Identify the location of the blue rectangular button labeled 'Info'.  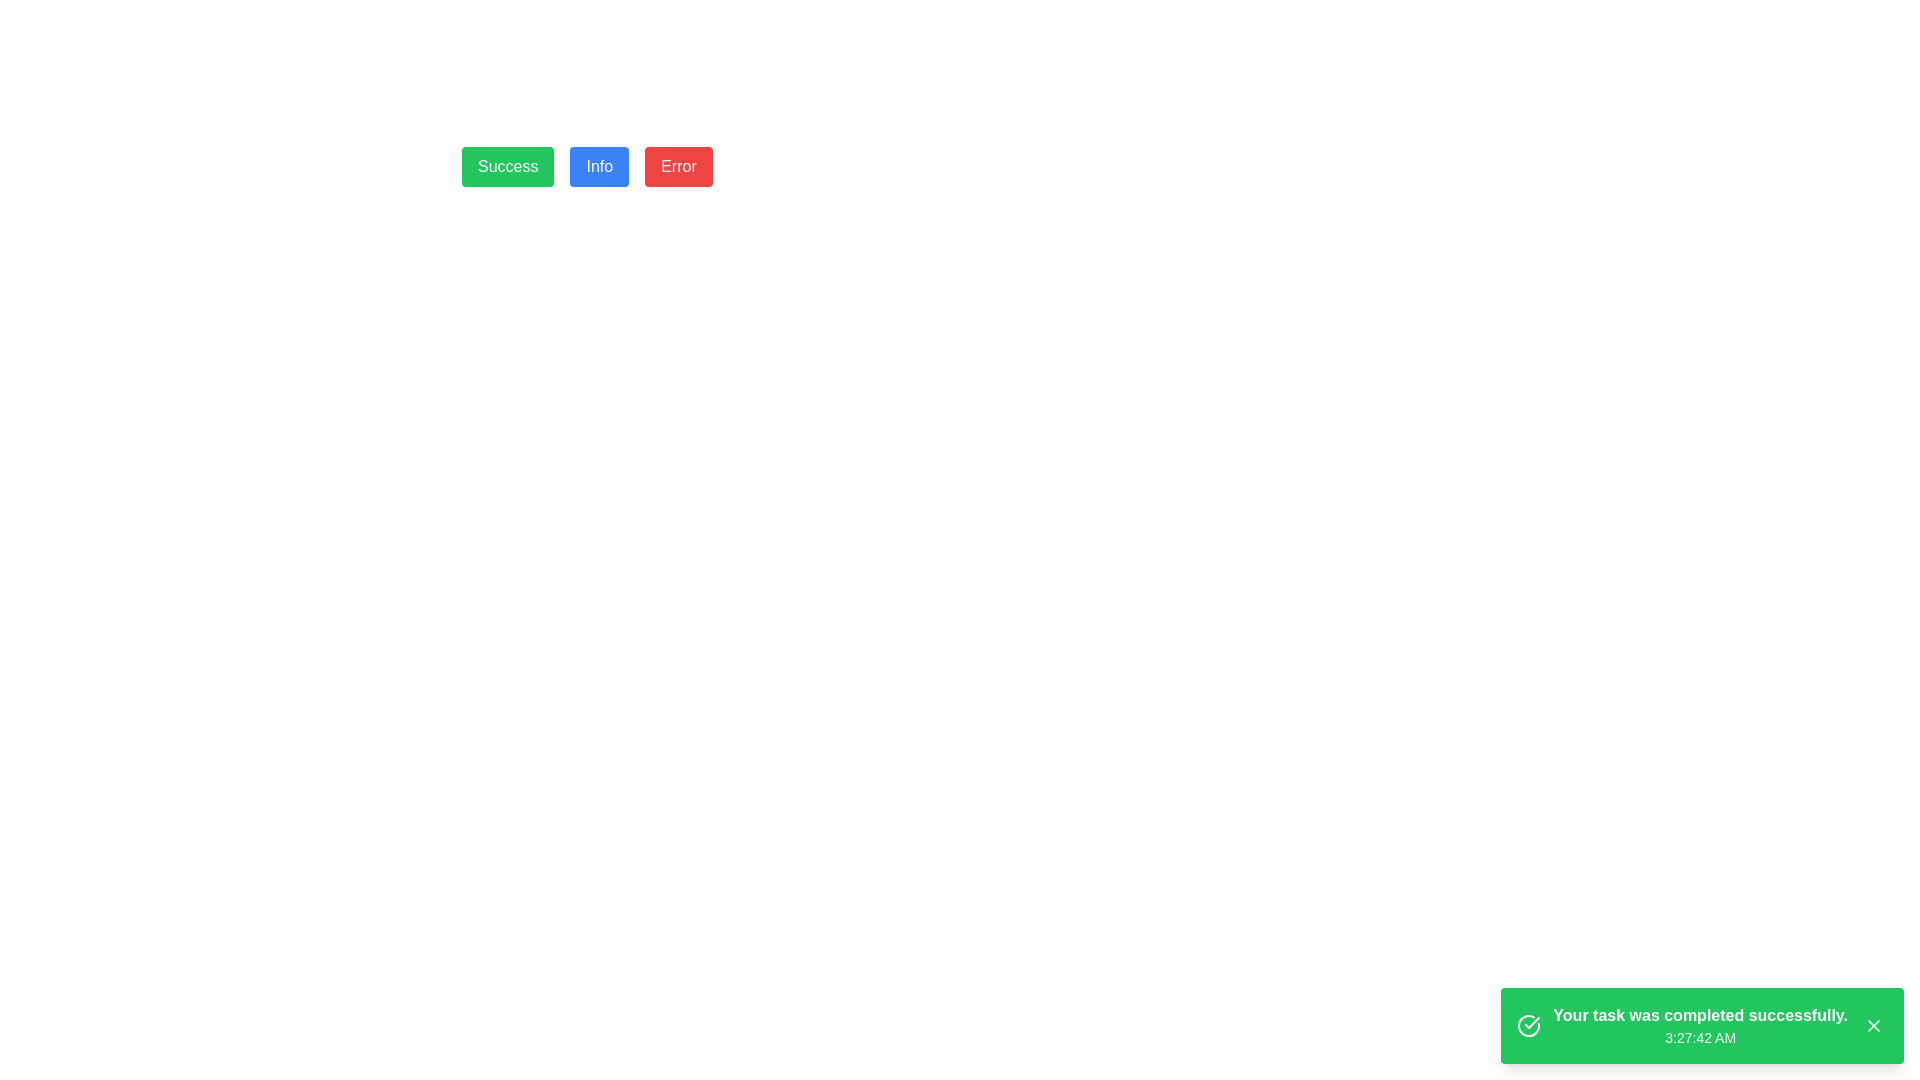
(598, 165).